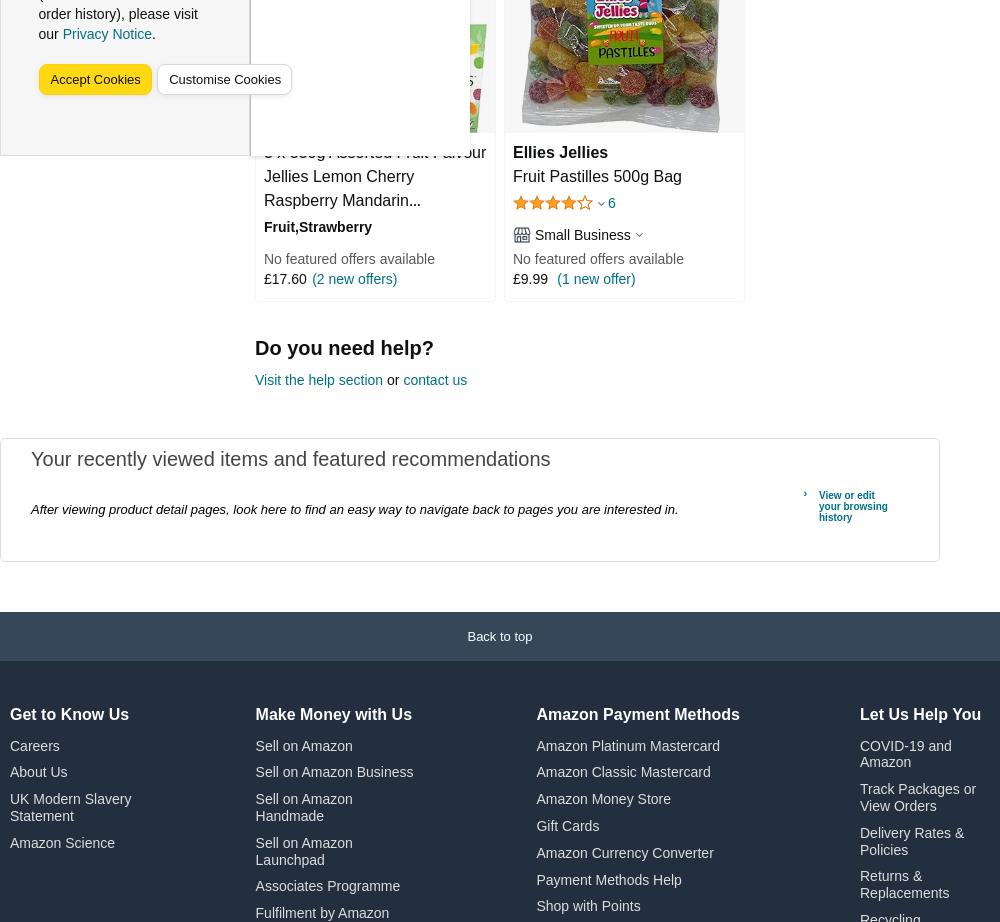  What do you see at coordinates (326, 885) in the screenshot?
I see `'Associates Programme'` at bounding box center [326, 885].